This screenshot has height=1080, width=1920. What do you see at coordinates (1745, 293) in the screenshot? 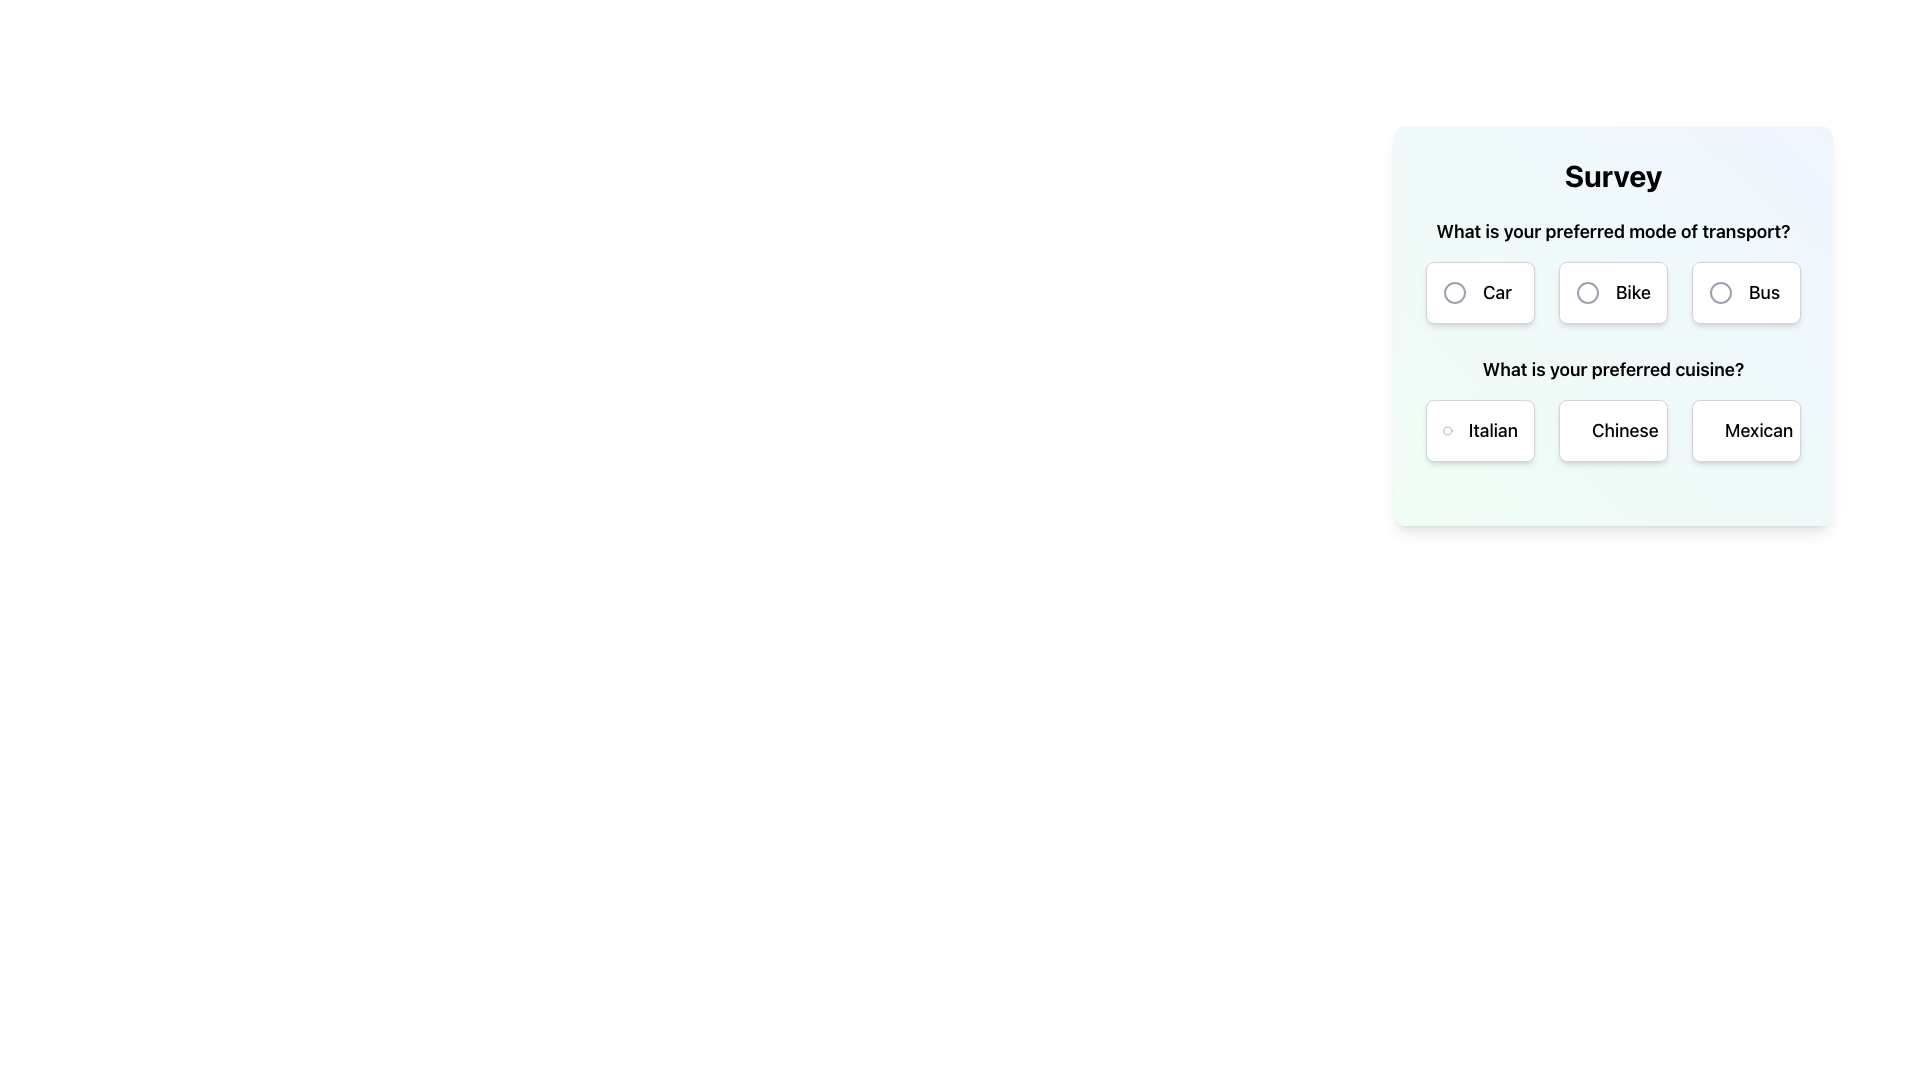
I see `the 'Bus' selectable card in the survey options` at bounding box center [1745, 293].